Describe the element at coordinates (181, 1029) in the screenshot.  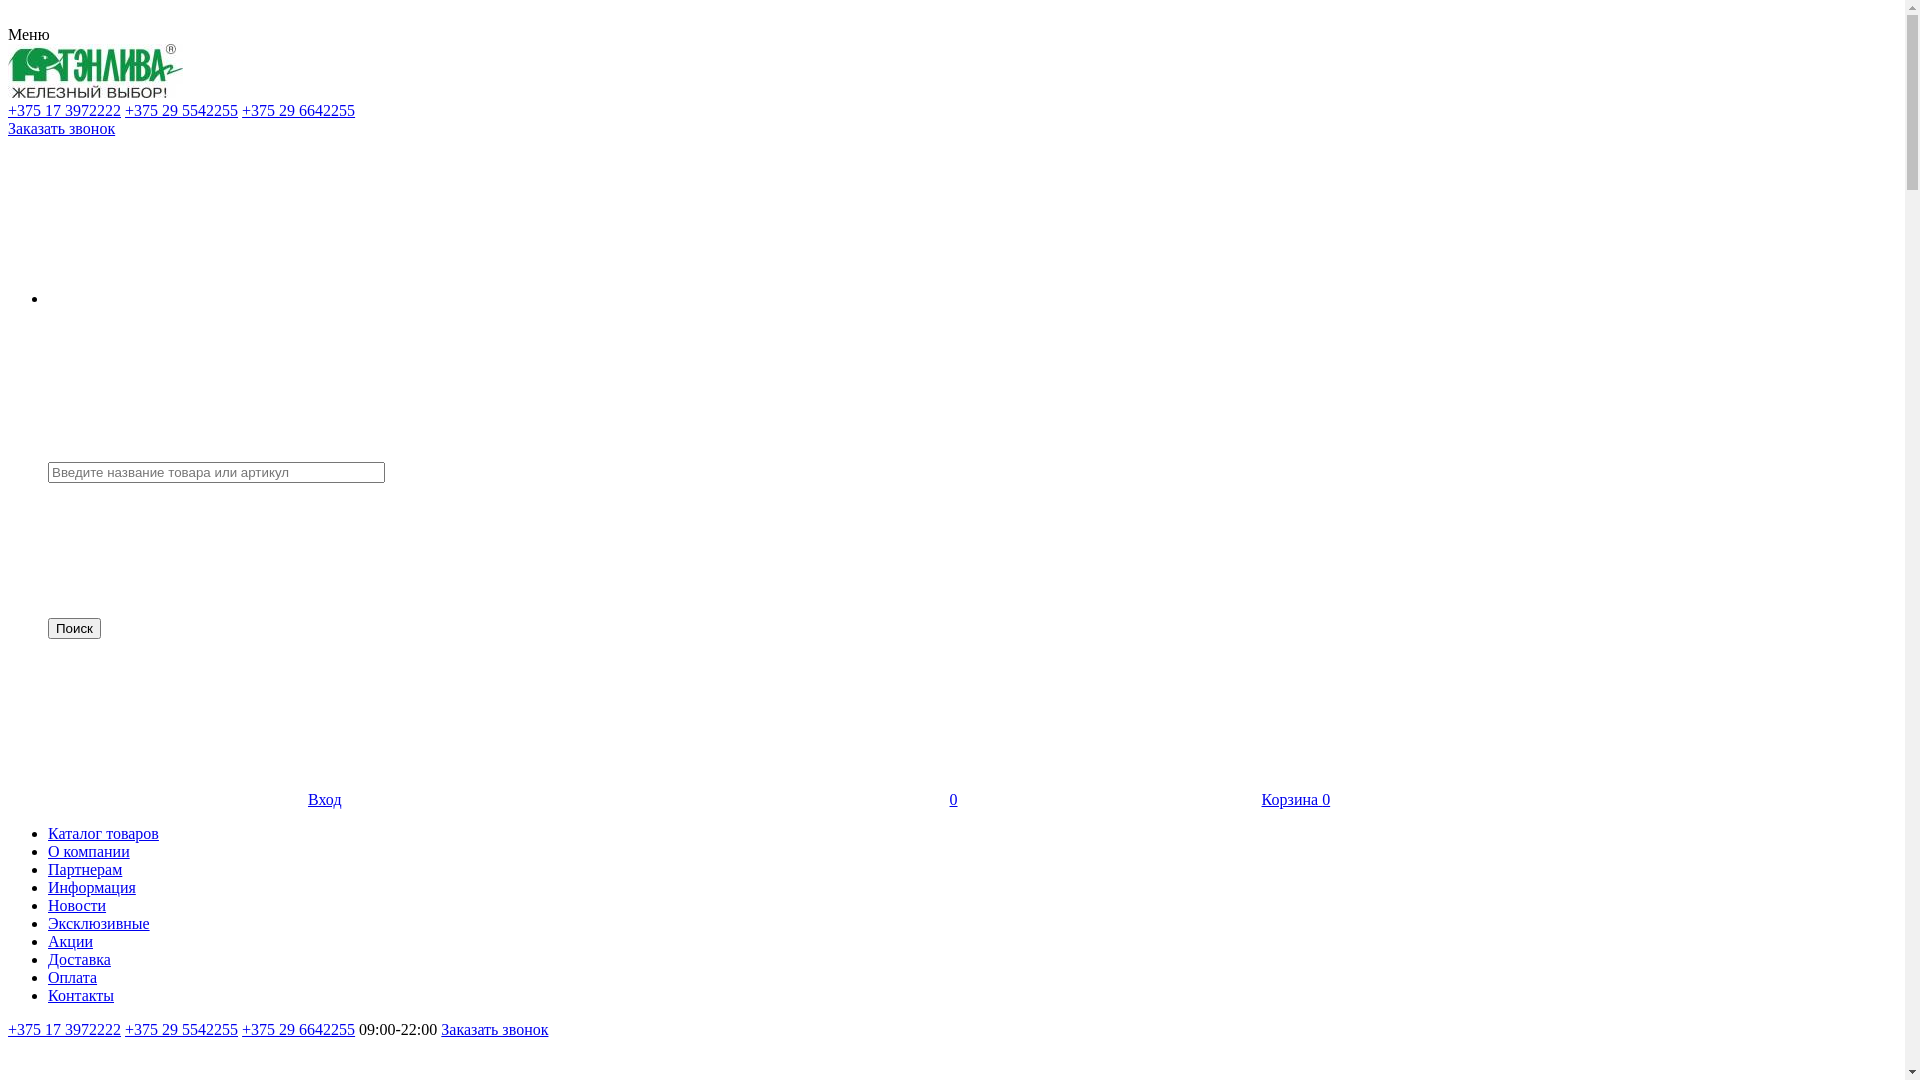
I see `'+375 29 5542255'` at that location.